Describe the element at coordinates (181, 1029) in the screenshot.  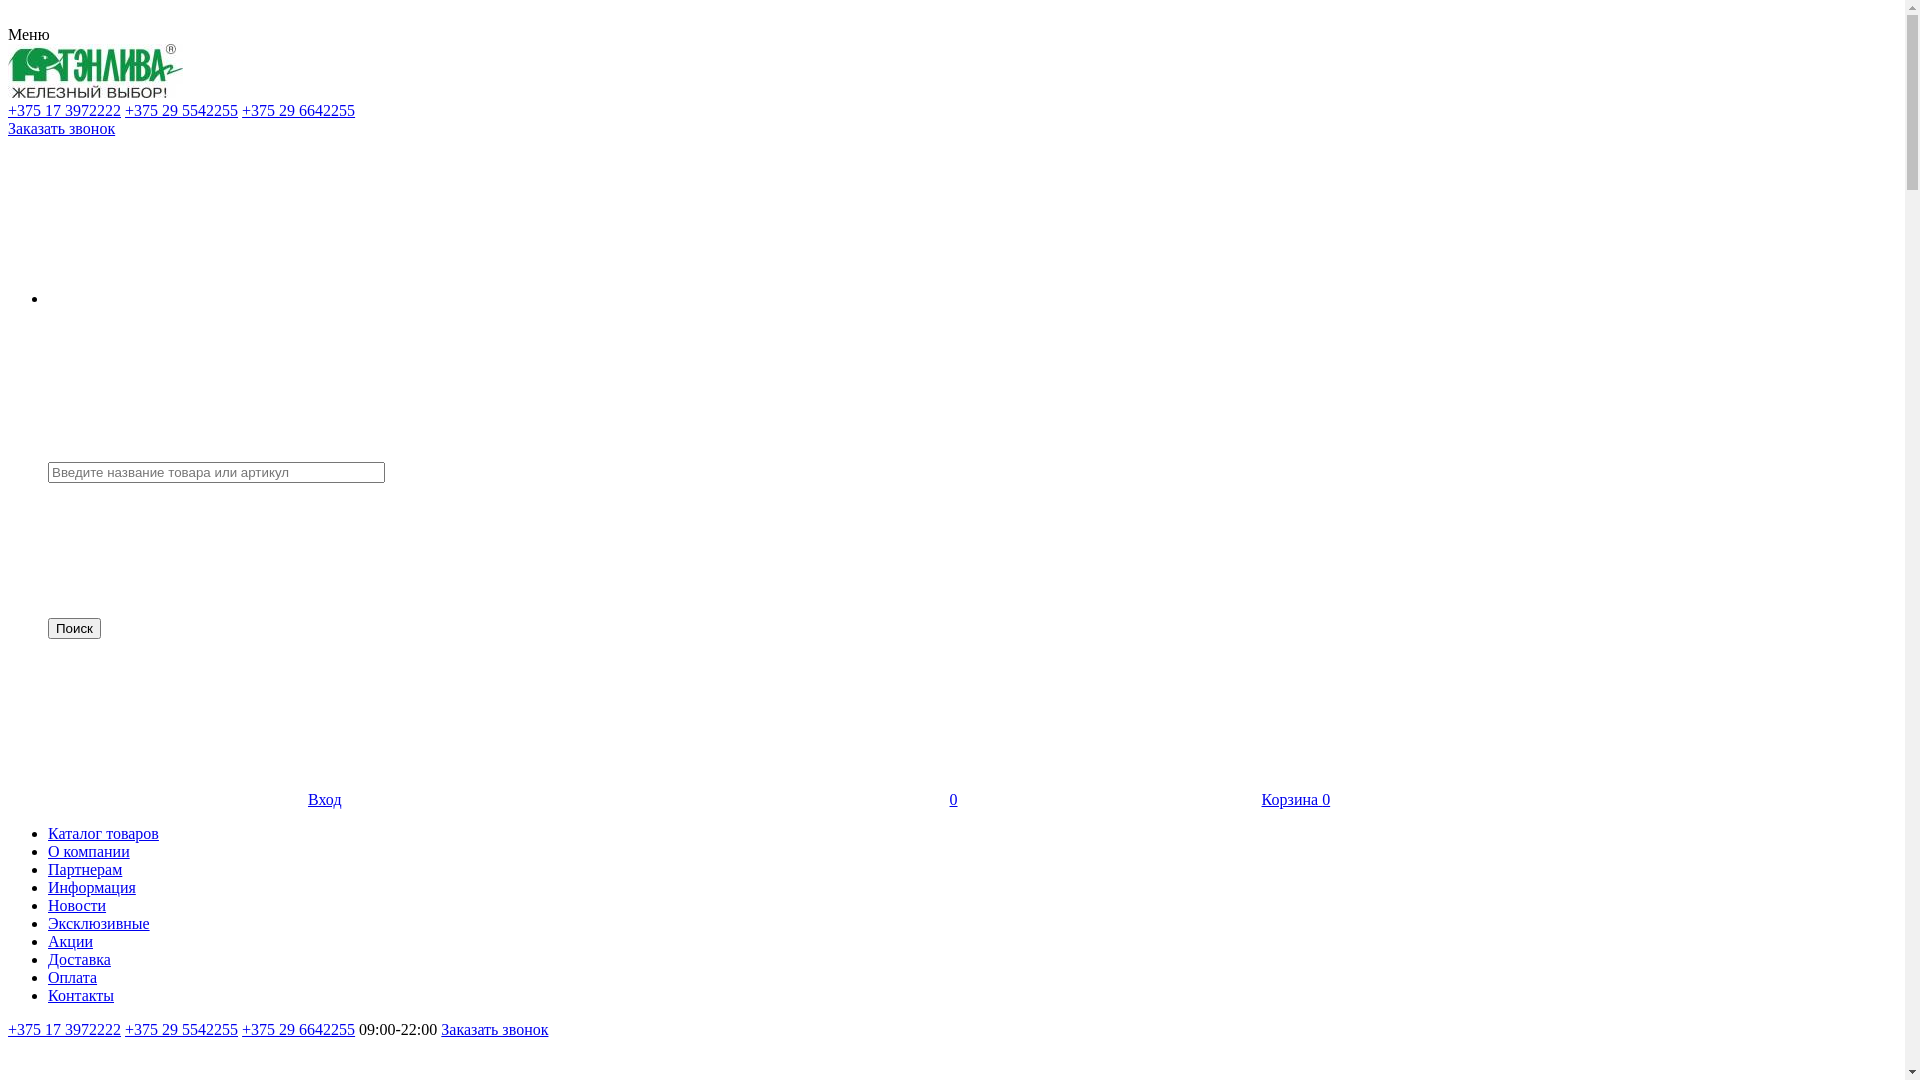
I see `'+375 29 5542255'` at that location.